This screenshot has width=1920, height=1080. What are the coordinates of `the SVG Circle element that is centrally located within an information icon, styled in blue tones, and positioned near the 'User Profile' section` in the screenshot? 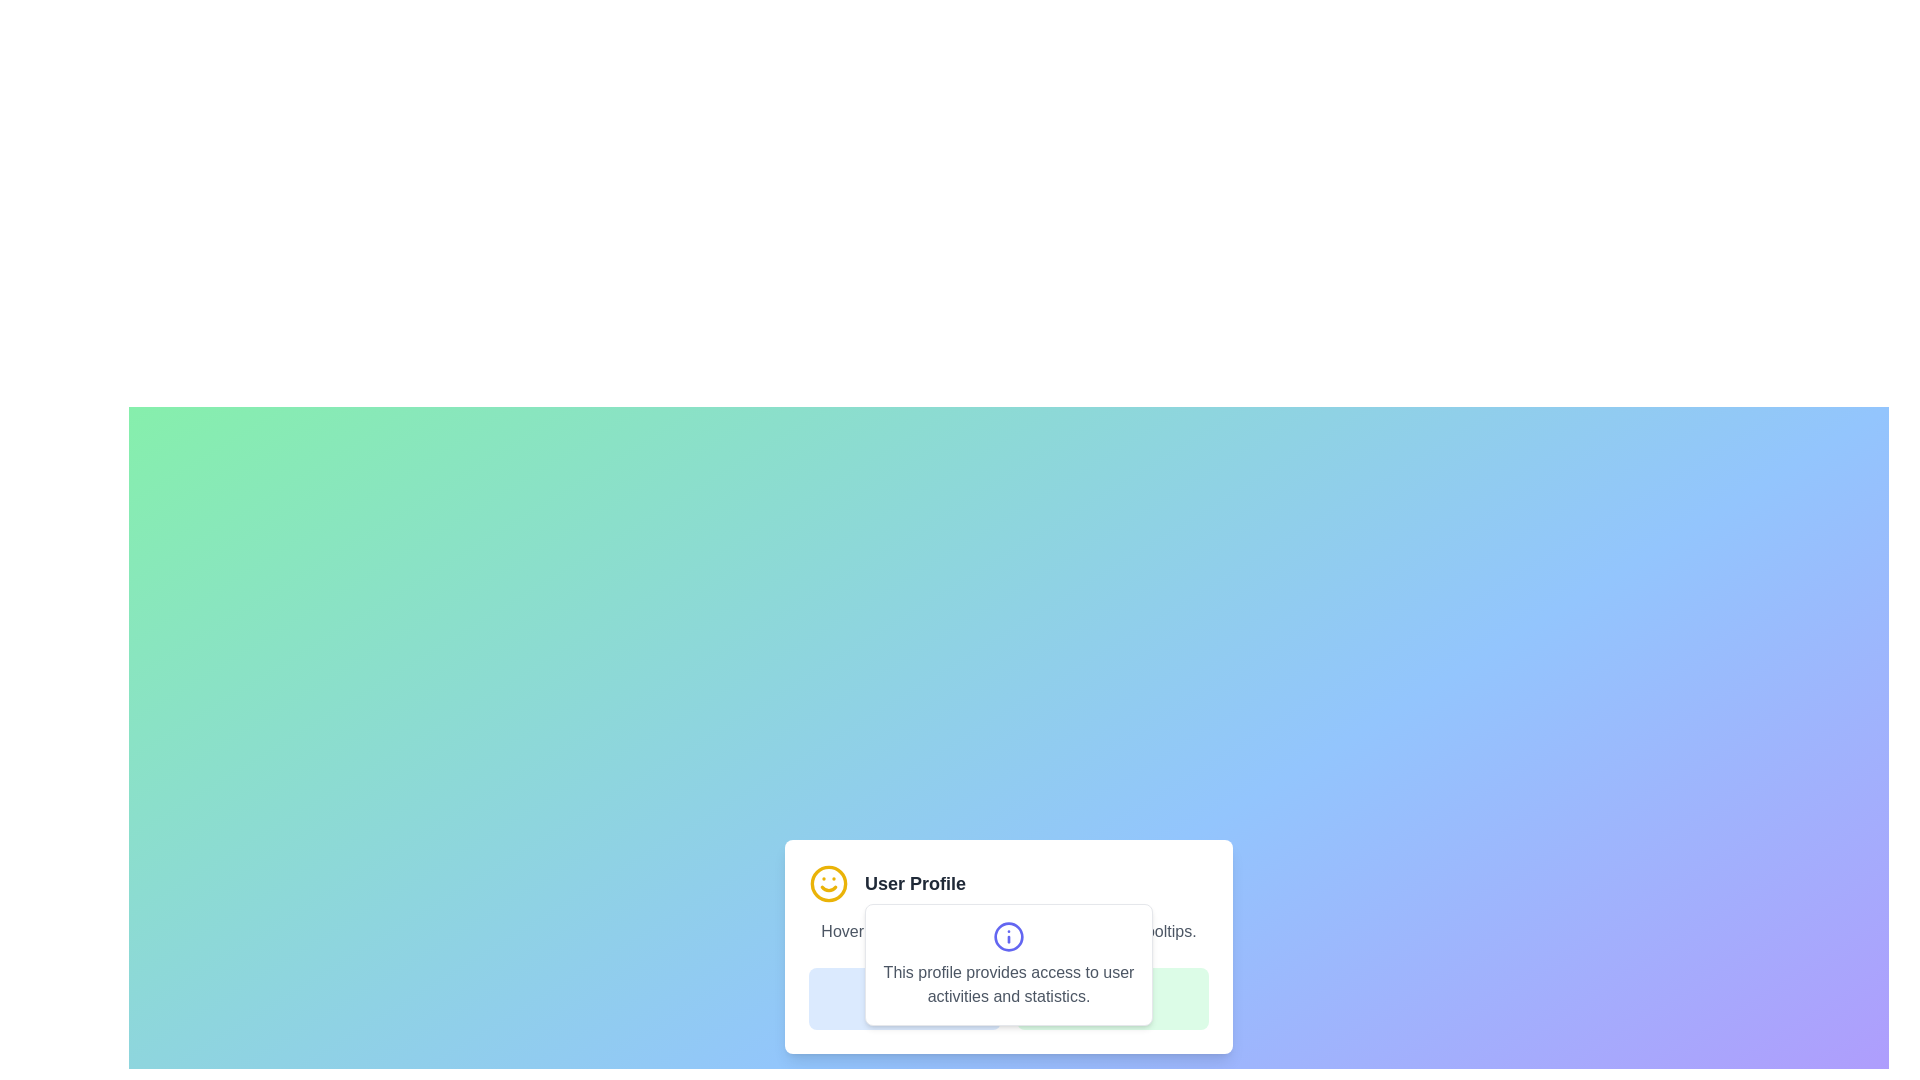 It's located at (1008, 937).